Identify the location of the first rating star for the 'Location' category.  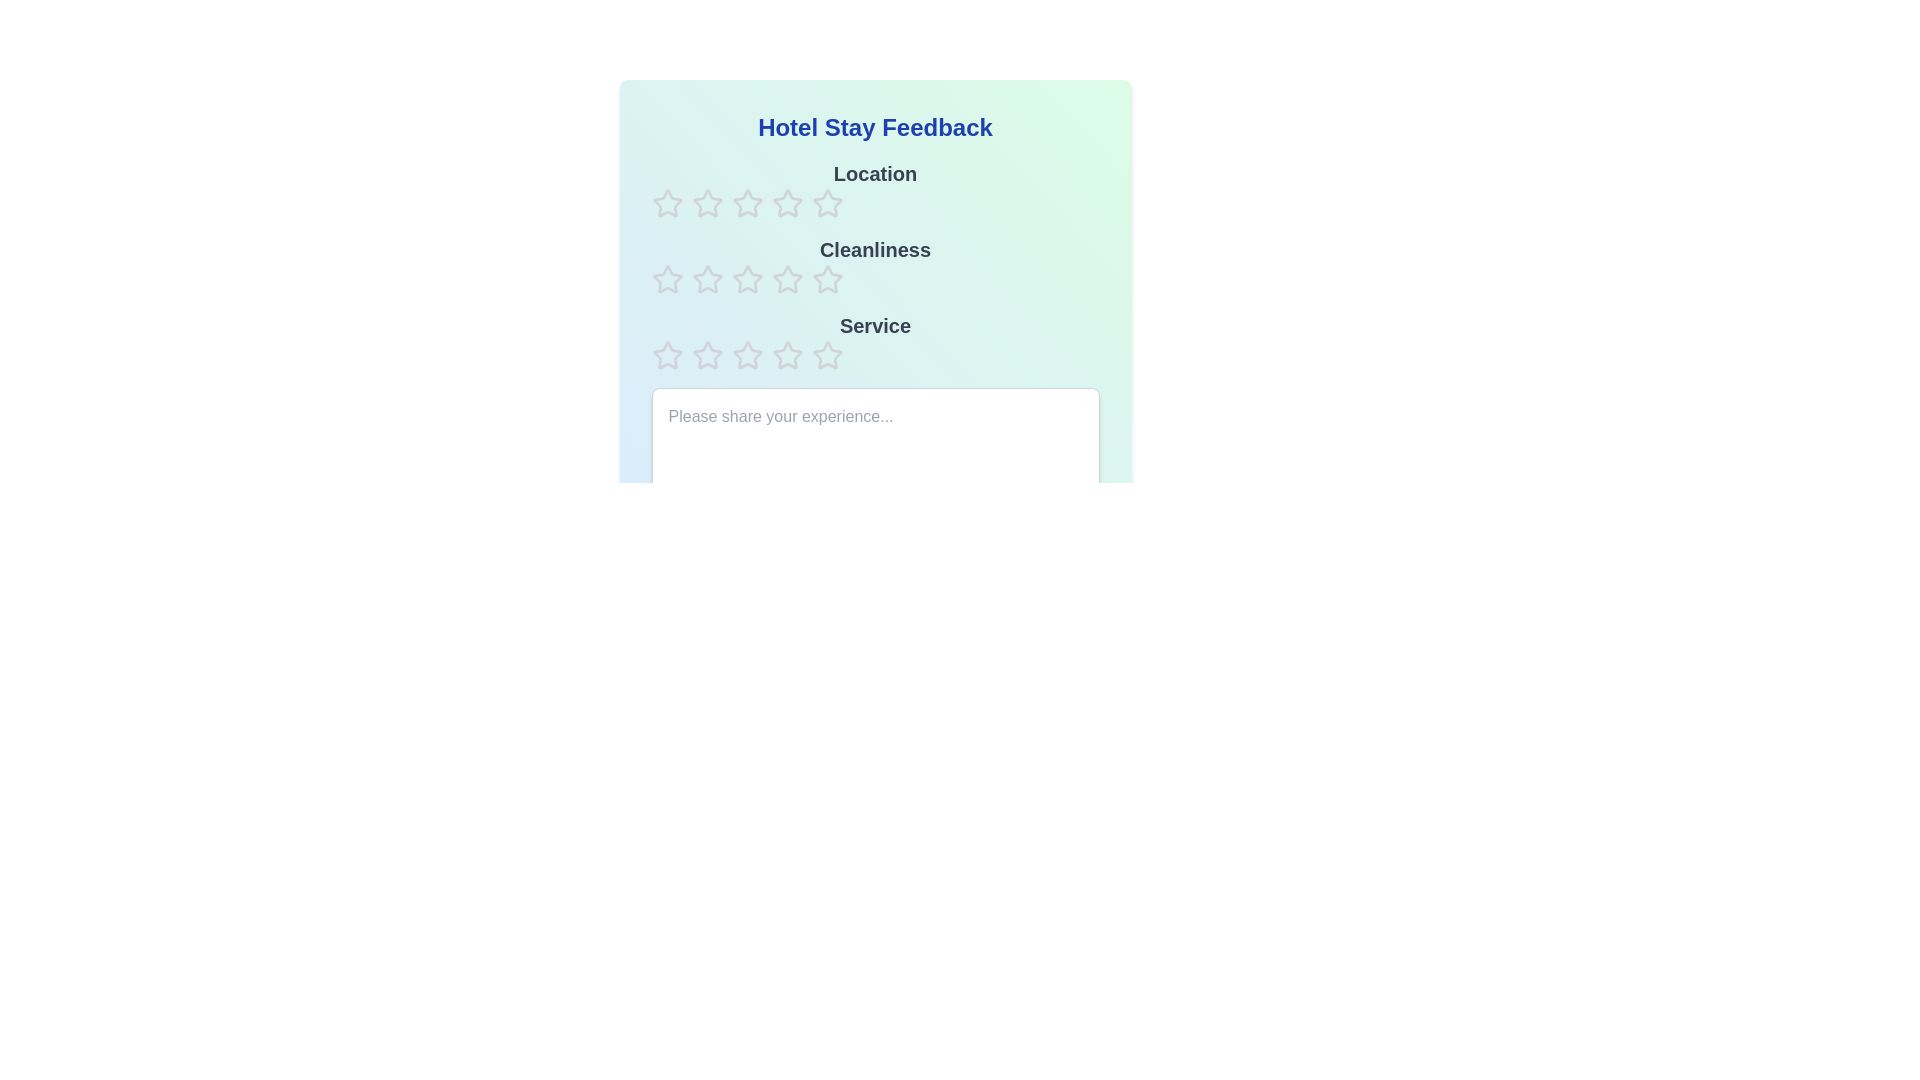
(667, 204).